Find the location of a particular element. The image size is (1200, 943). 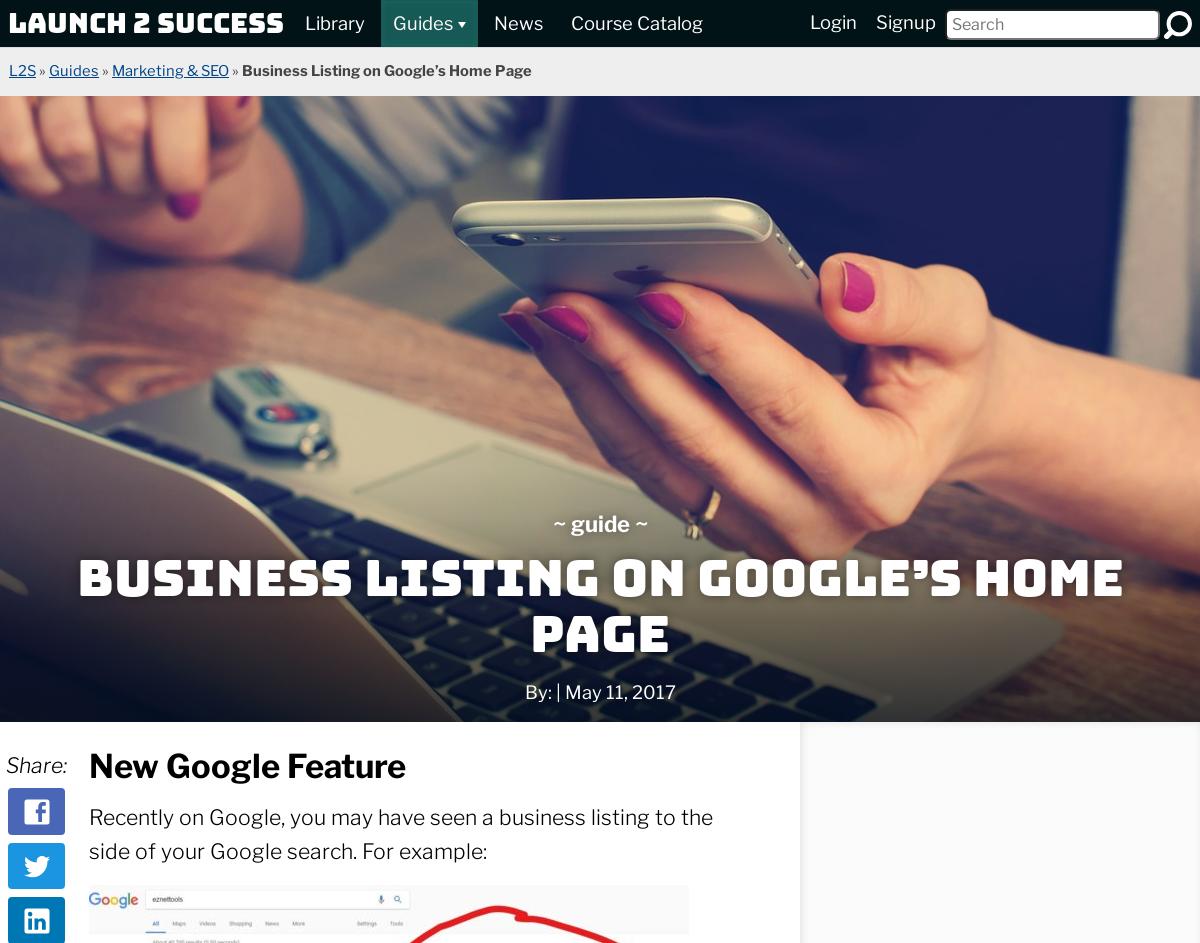

'…and have white-label options.' is located at coordinates (999, 275).